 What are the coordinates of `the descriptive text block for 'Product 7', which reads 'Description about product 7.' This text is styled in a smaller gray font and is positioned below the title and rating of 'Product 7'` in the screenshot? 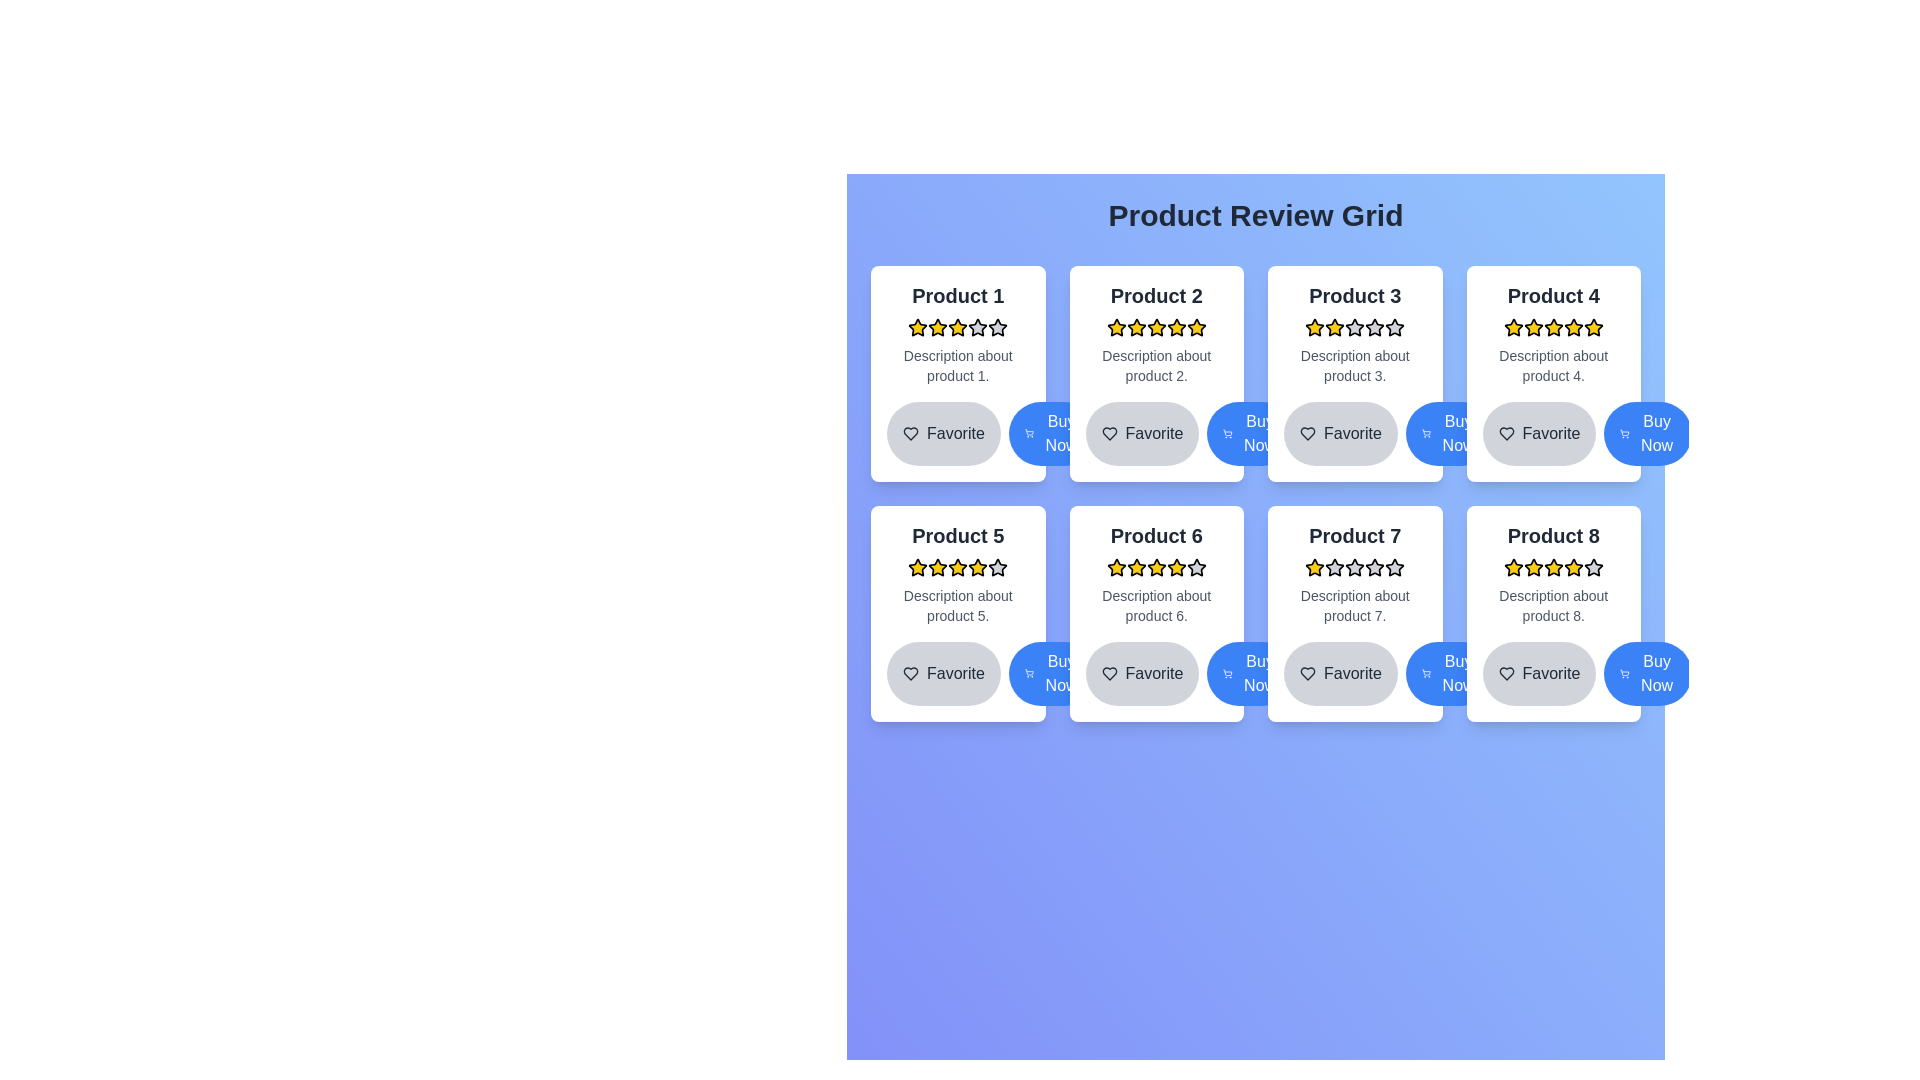 It's located at (1355, 604).